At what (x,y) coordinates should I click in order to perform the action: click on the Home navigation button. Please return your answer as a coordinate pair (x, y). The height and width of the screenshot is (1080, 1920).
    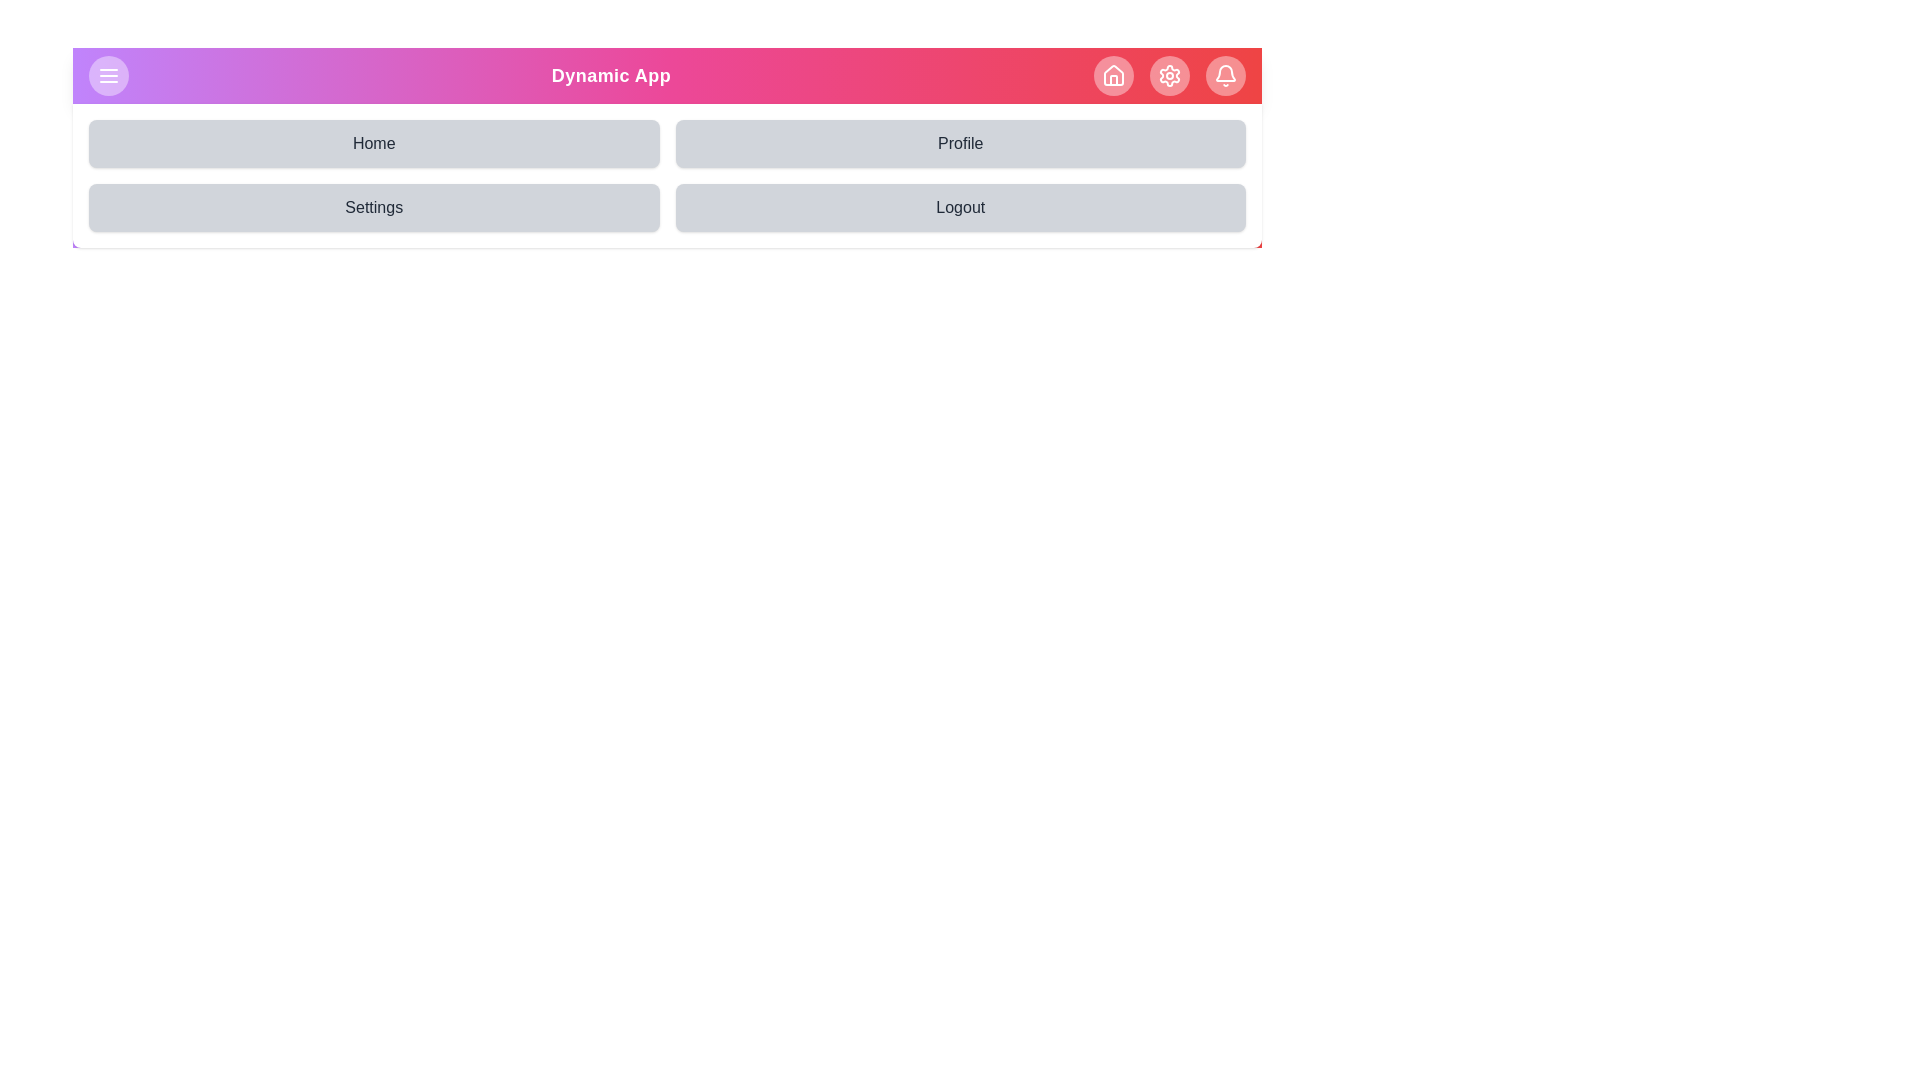
    Looking at the image, I should click on (374, 142).